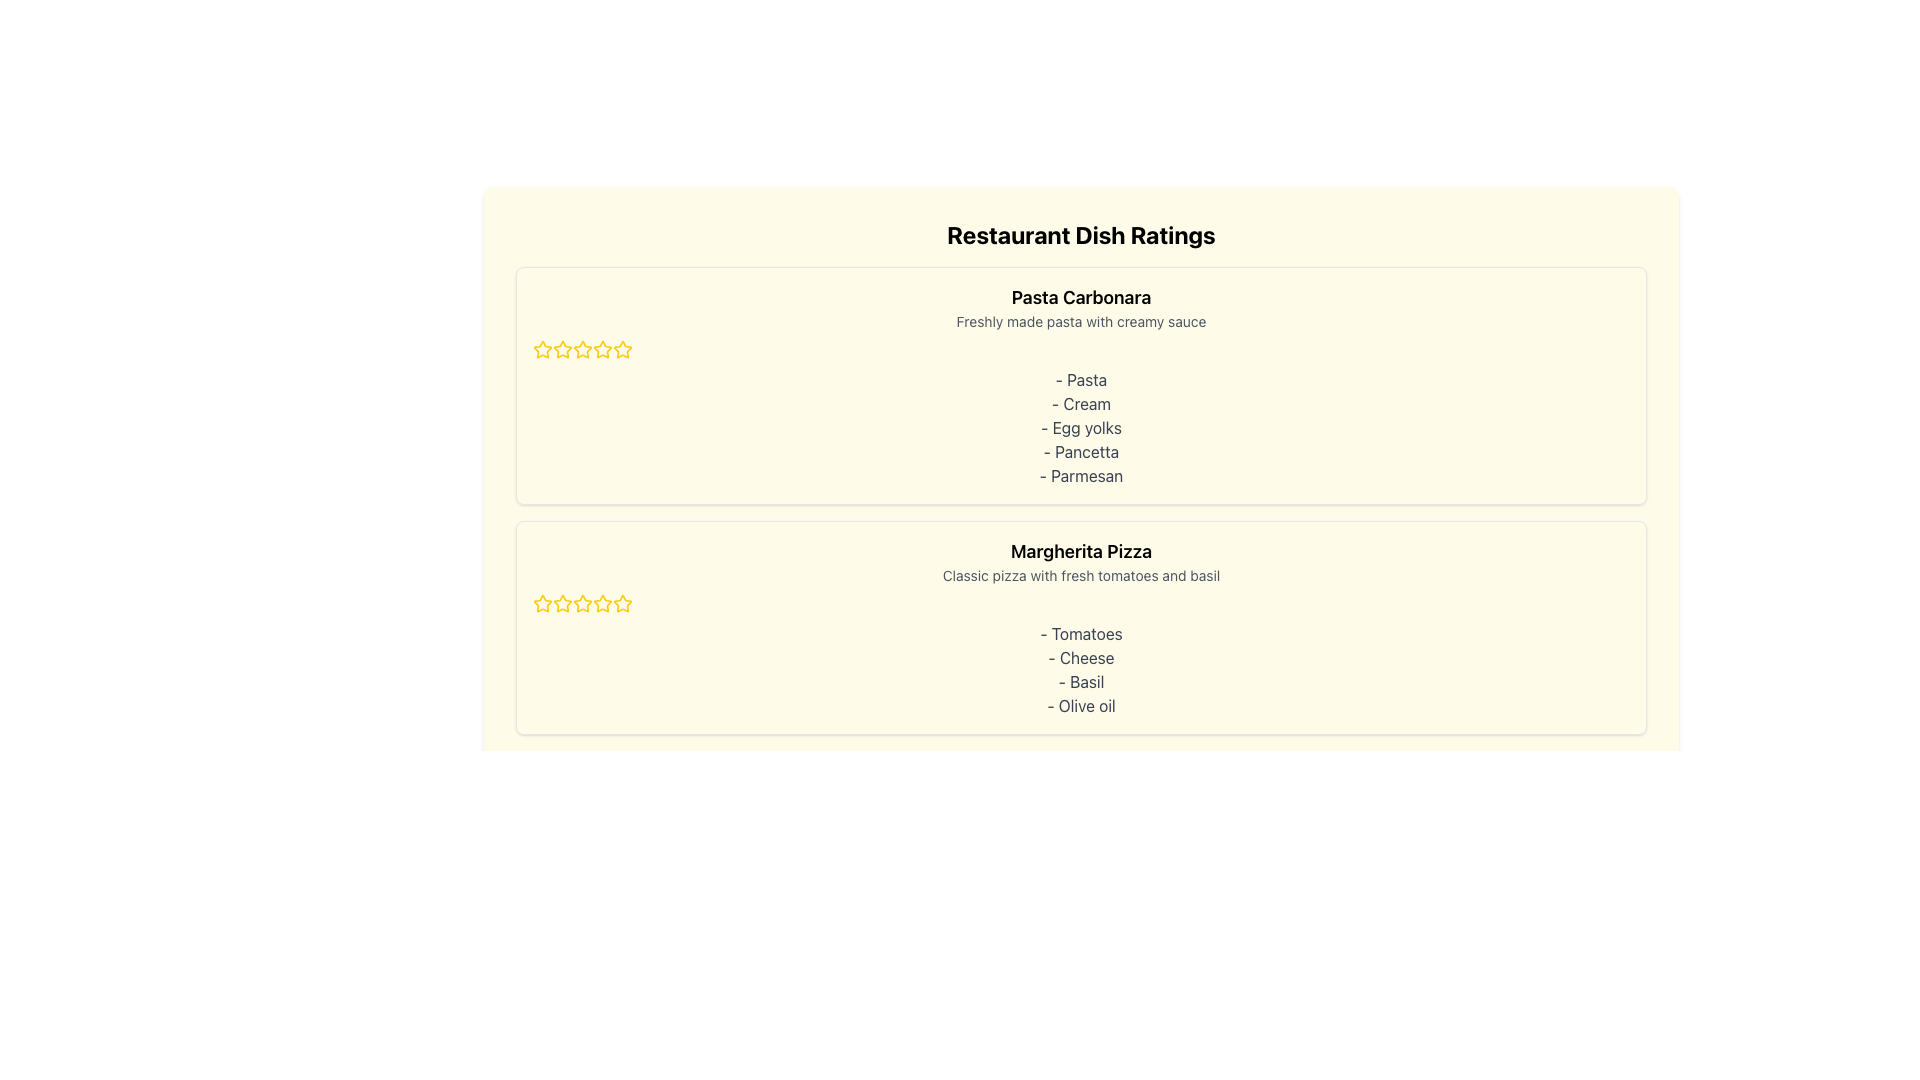 The image size is (1920, 1080). What do you see at coordinates (561, 349) in the screenshot?
I see `the third star icon representing the rating for the 'Pasta Carbonara' dish` at bounding box center [561, 349].